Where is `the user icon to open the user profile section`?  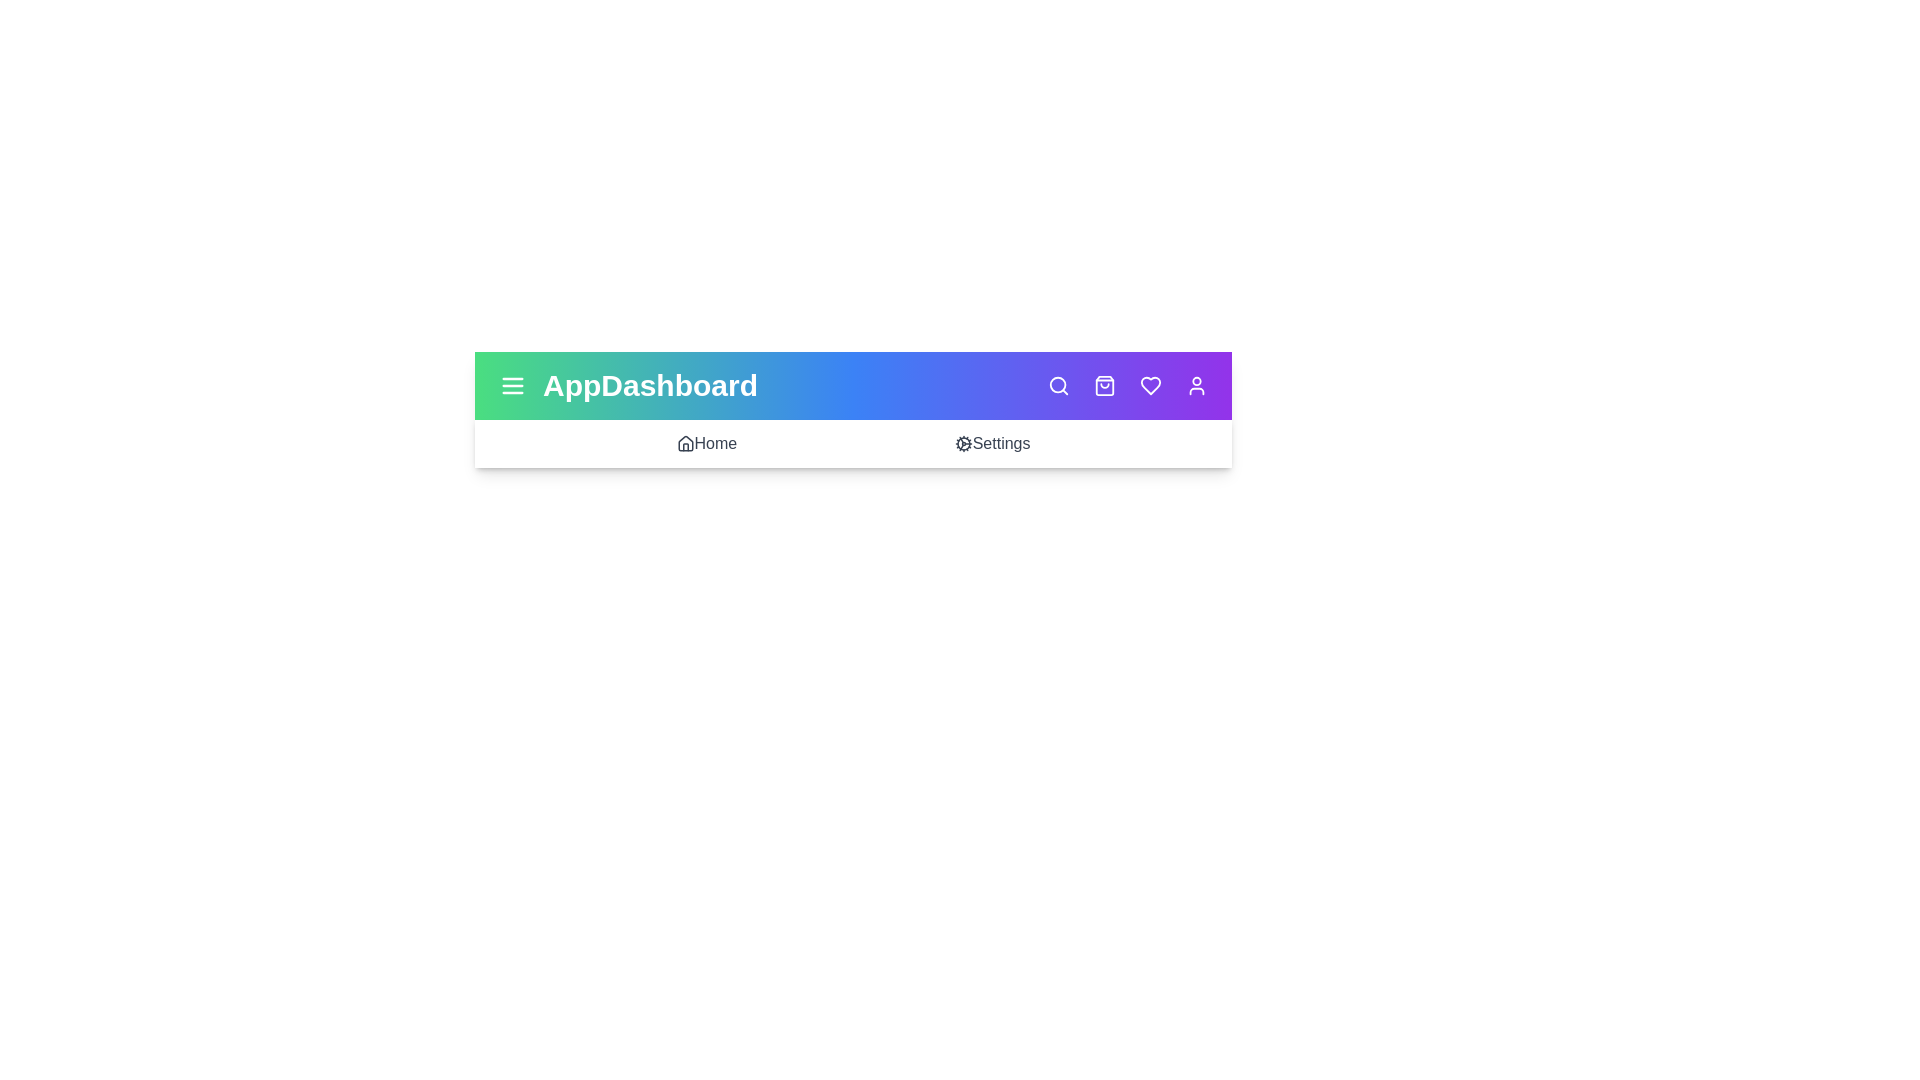 the user icon to open the user profile section is located at coordinates (1196, 385).